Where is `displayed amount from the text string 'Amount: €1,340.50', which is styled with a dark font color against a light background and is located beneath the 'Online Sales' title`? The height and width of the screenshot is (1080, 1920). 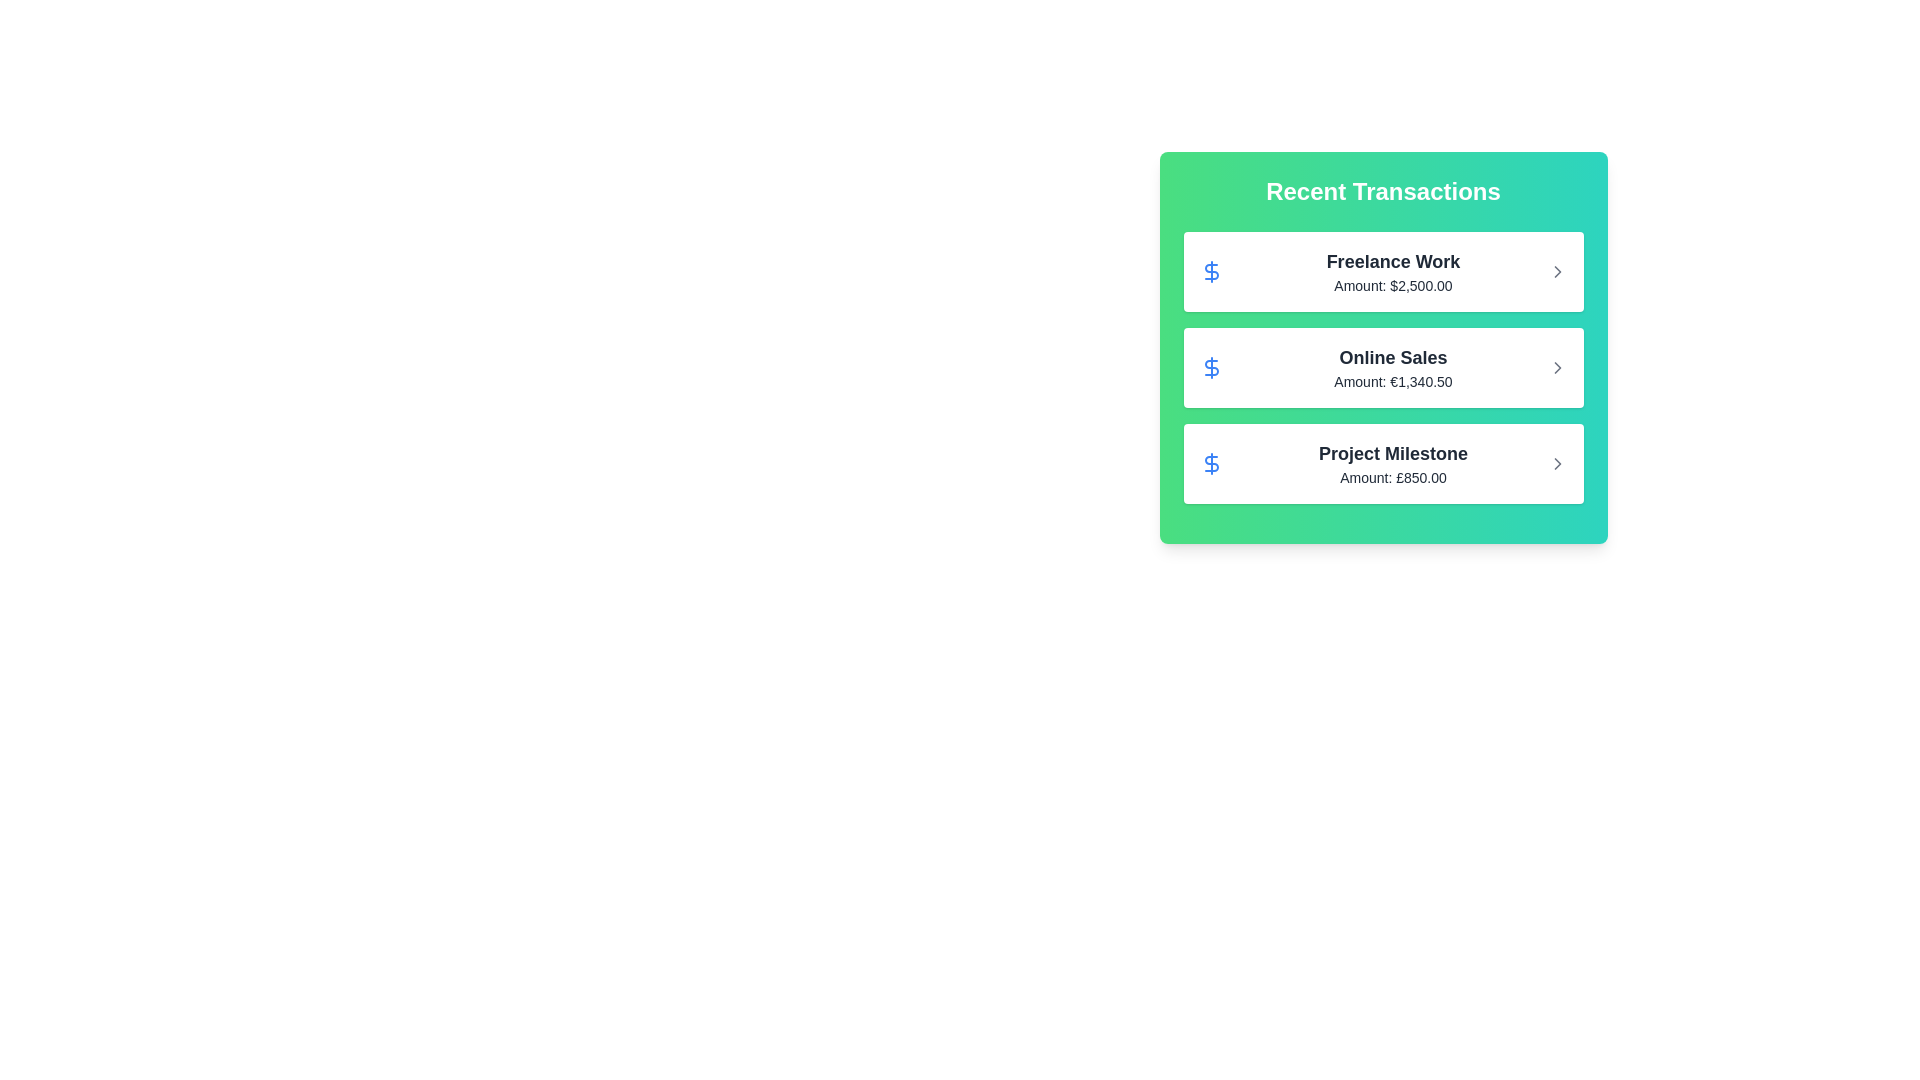
displayed amount from the text string 'Amount: €1,340.50', which is styled with a dark font color against a light background and is located beneath the 'Online Sales' title is located at coordinates (1392, 381).